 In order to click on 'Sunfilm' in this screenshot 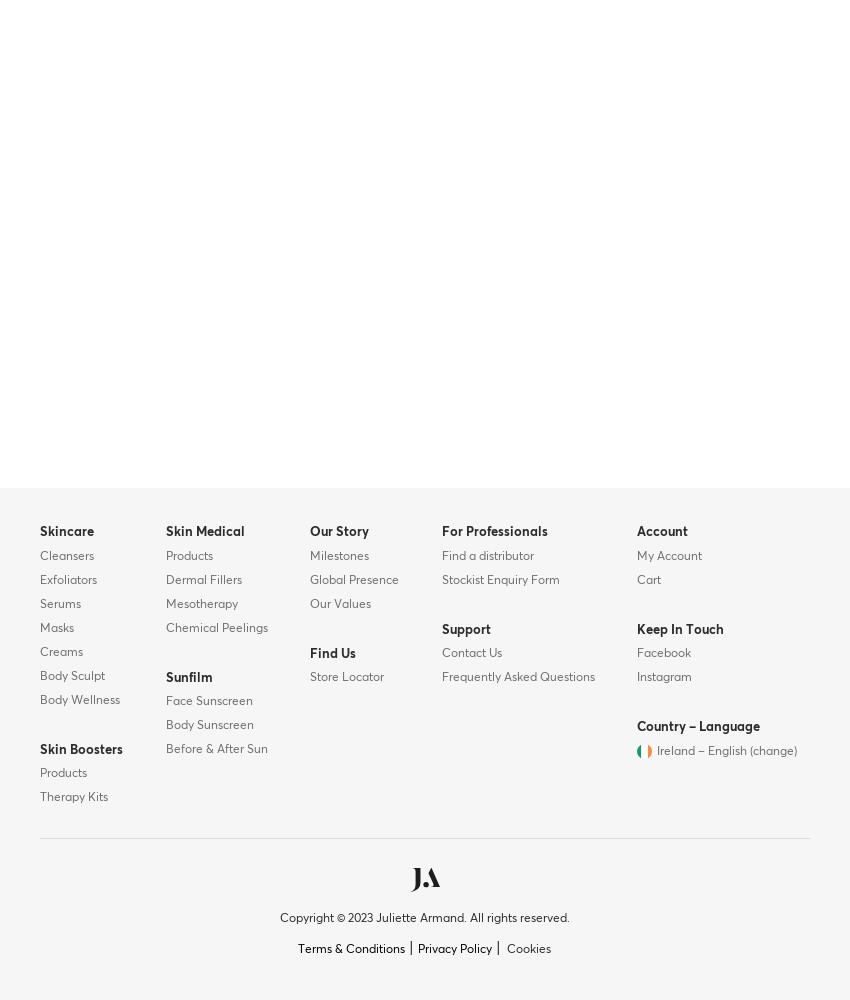, I will do `click(164, 677)`.